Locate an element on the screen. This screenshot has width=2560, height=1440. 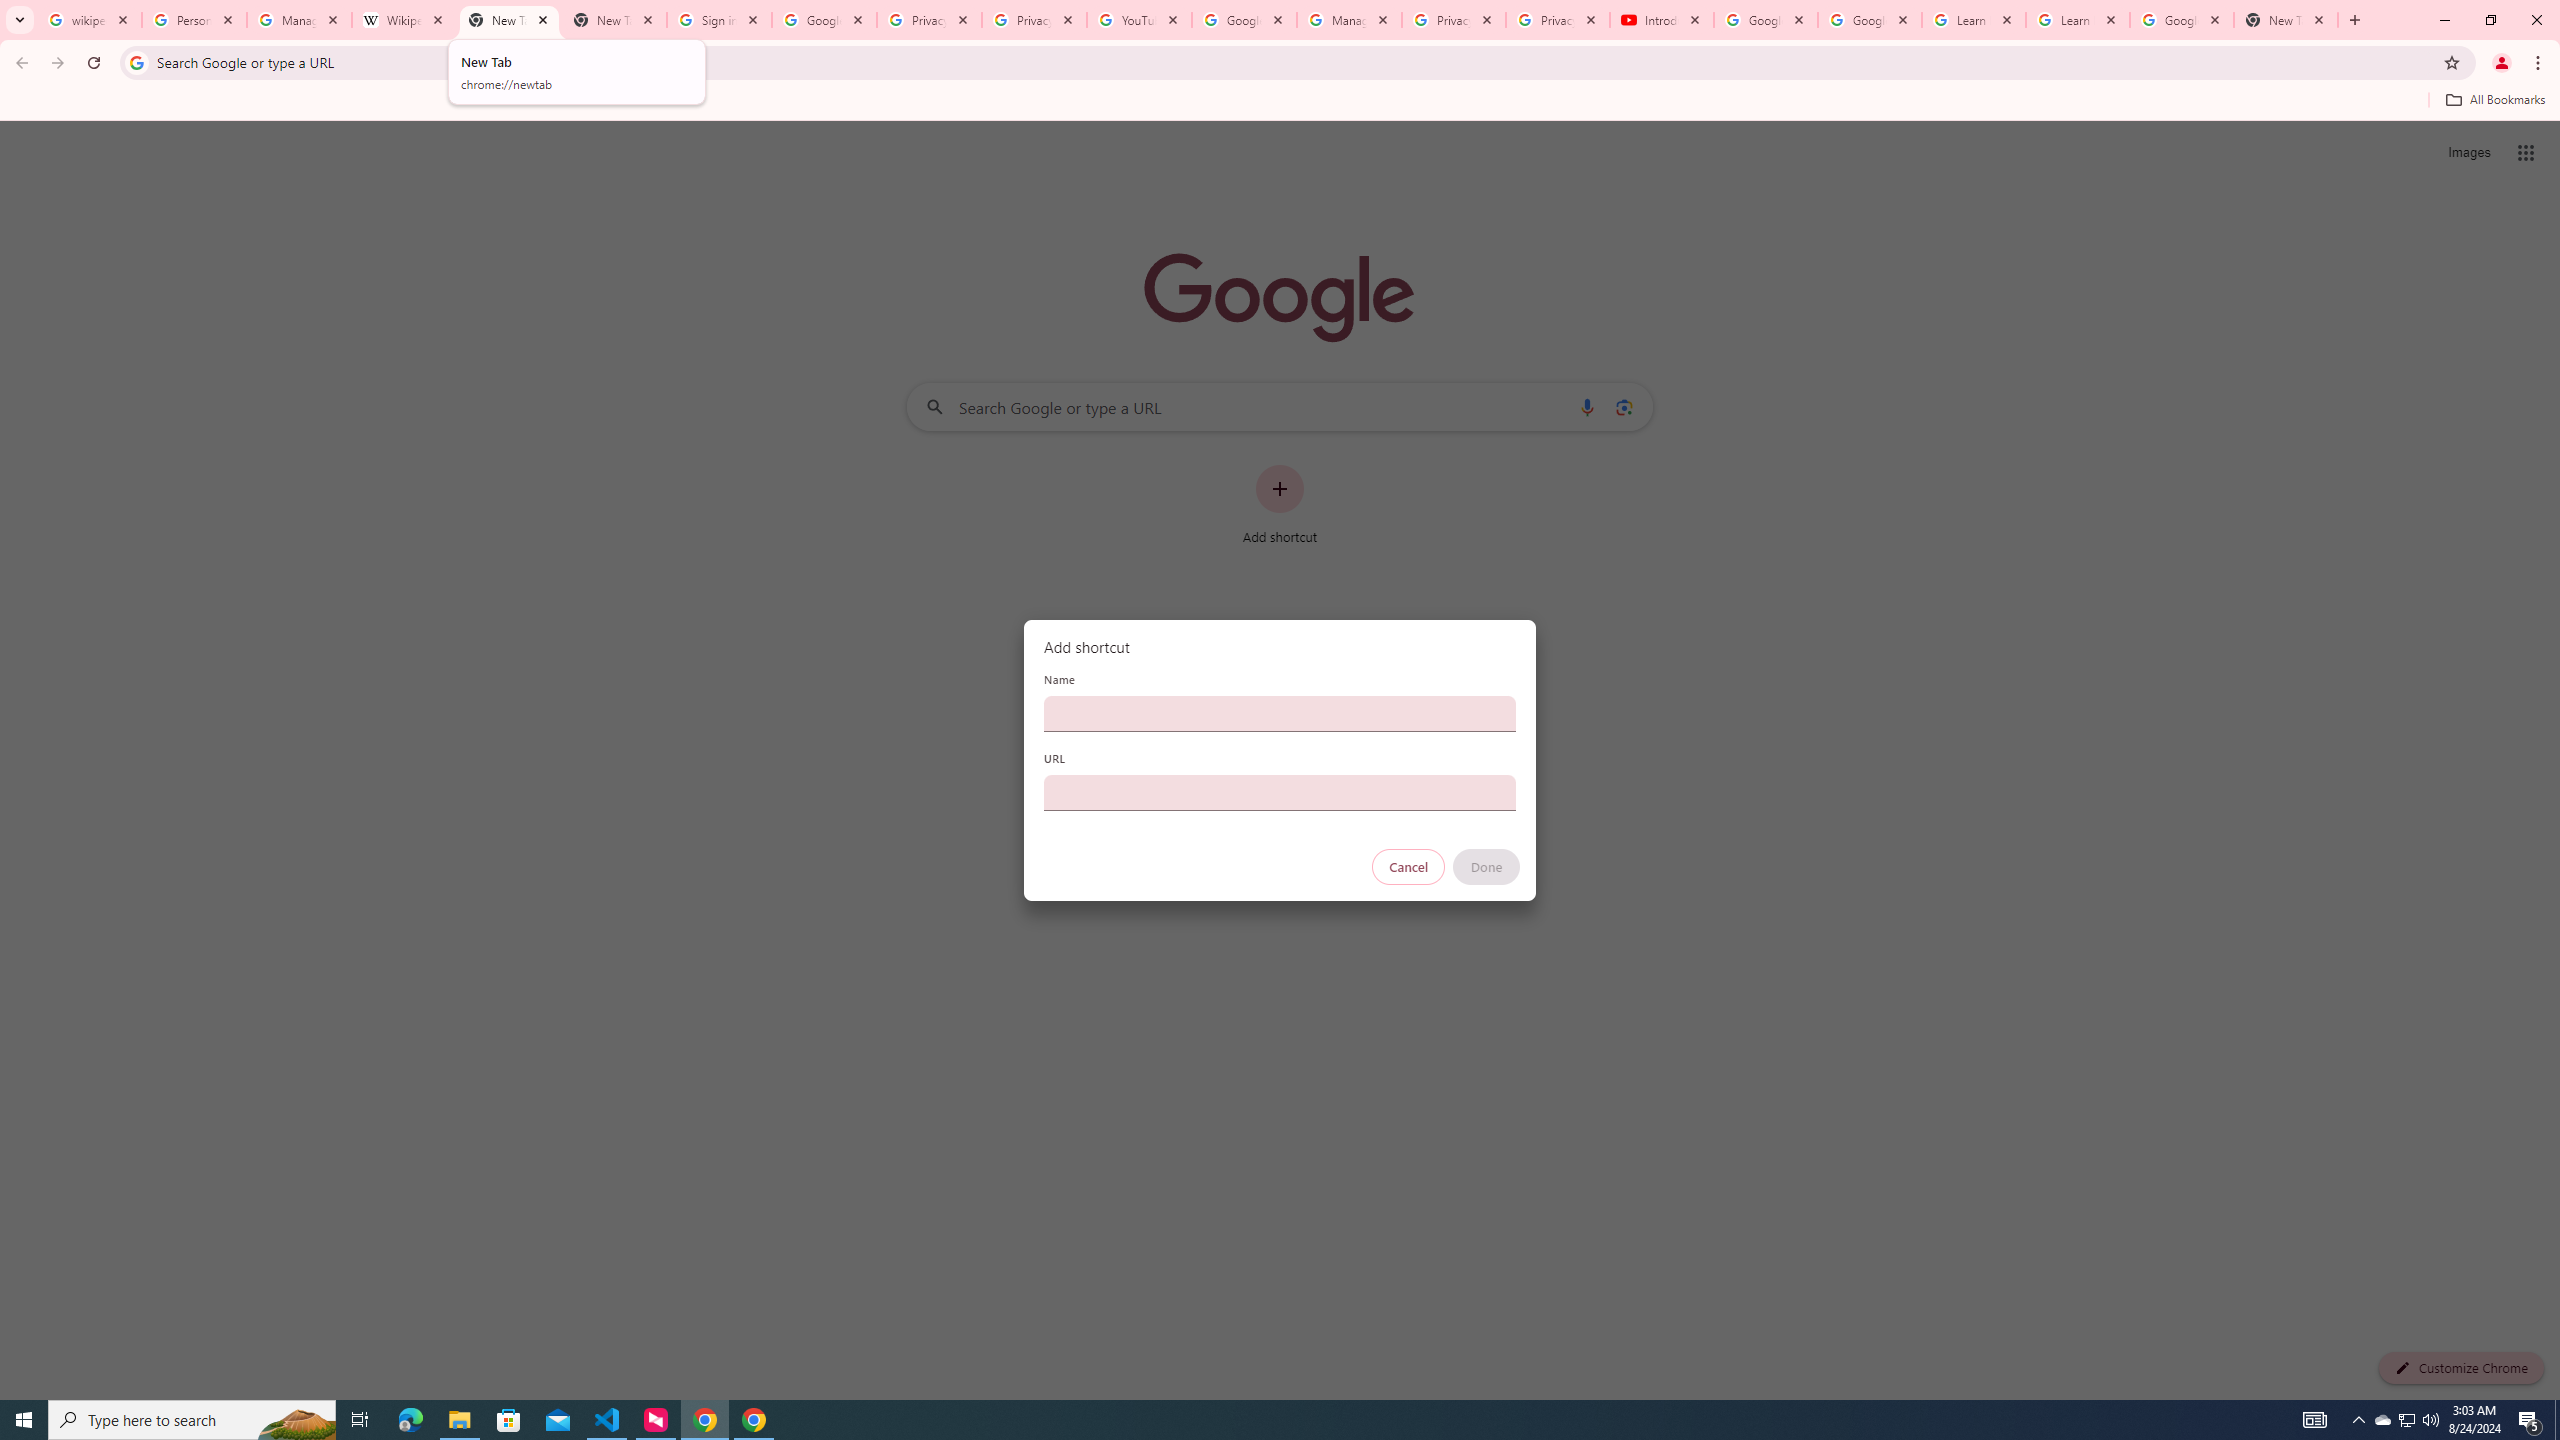
'YouTube' is located at coordinates (1138, 19).